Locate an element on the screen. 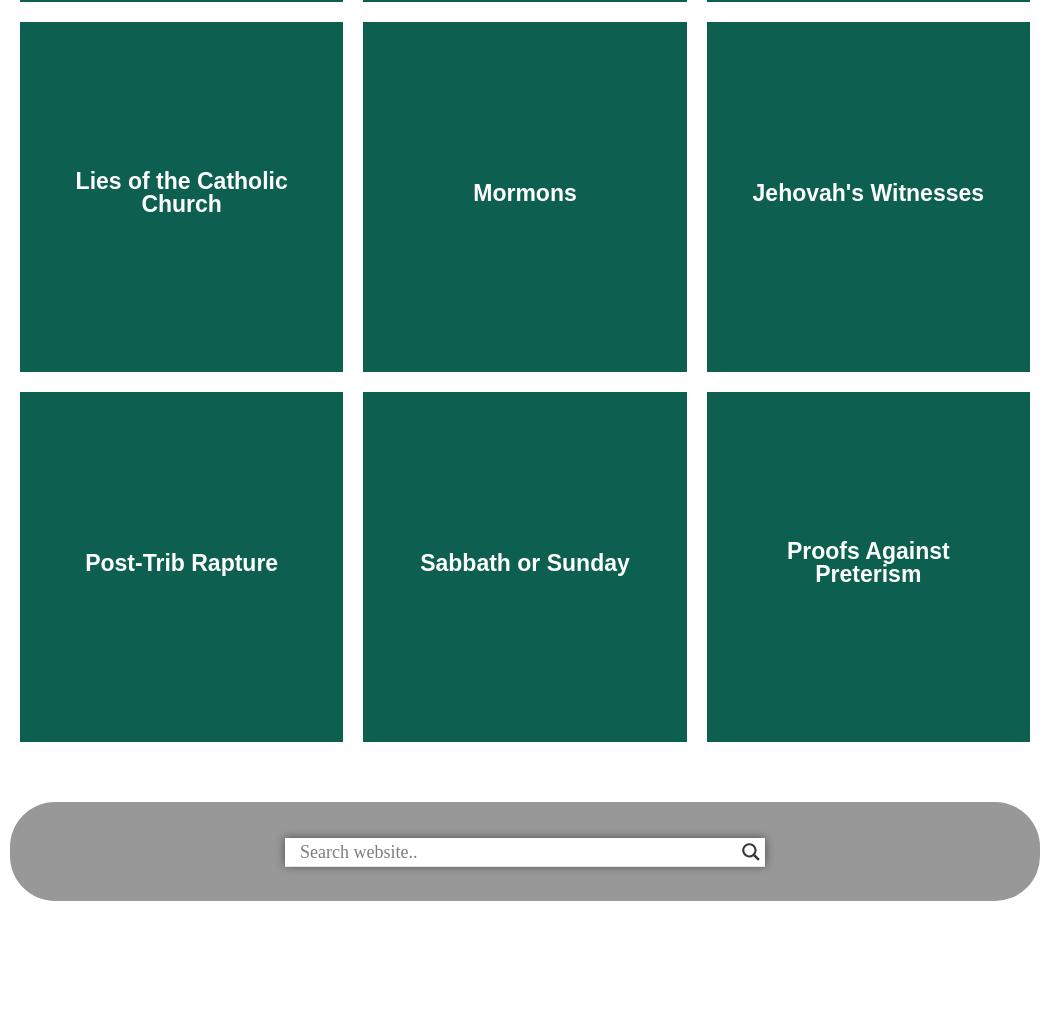 This screenshot has height=1018, width=1050. 'Learn why the Jehovah's Witnesses are not truly Jehovah's witnesses.' is located at coordinates (867, 534).